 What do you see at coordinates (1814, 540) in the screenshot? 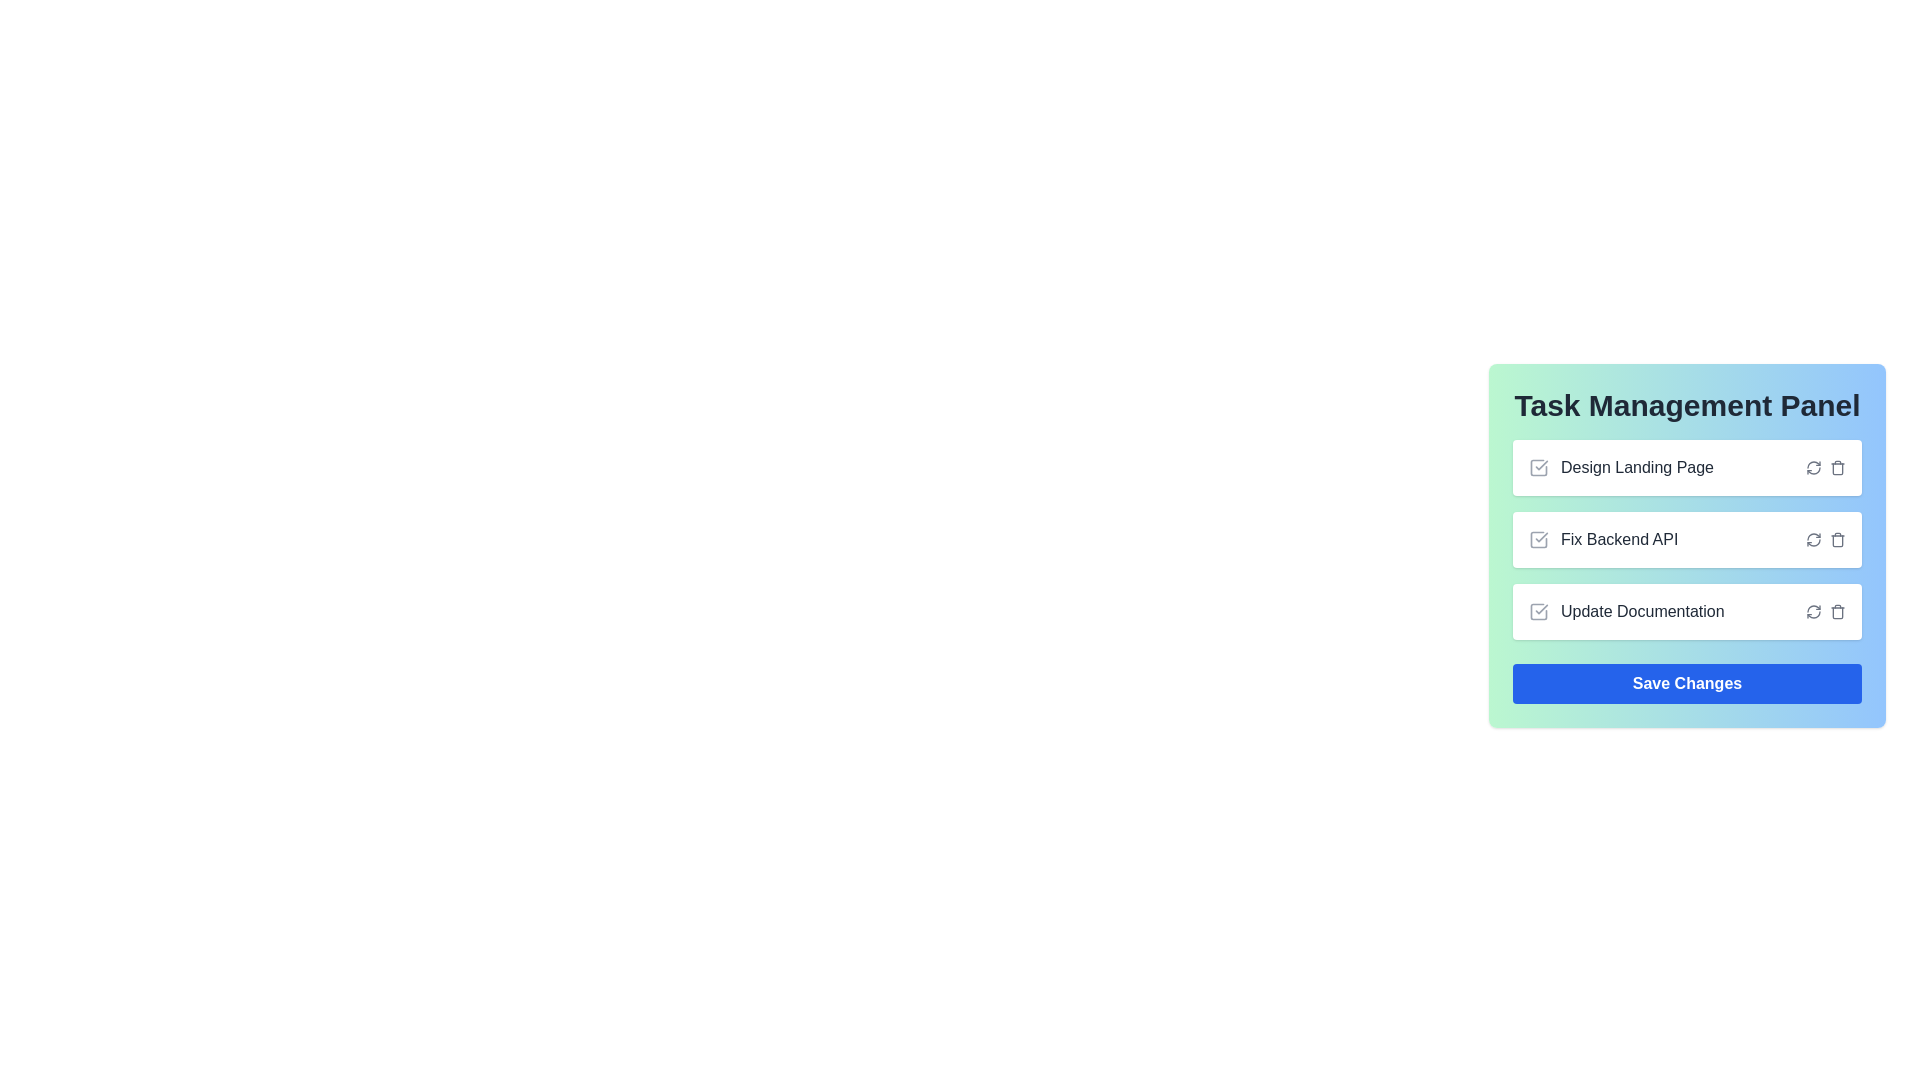
I see `the first button in the row for the 'Fix Backend API' task to initiate the reload action` at bounding box center [1814, 540].